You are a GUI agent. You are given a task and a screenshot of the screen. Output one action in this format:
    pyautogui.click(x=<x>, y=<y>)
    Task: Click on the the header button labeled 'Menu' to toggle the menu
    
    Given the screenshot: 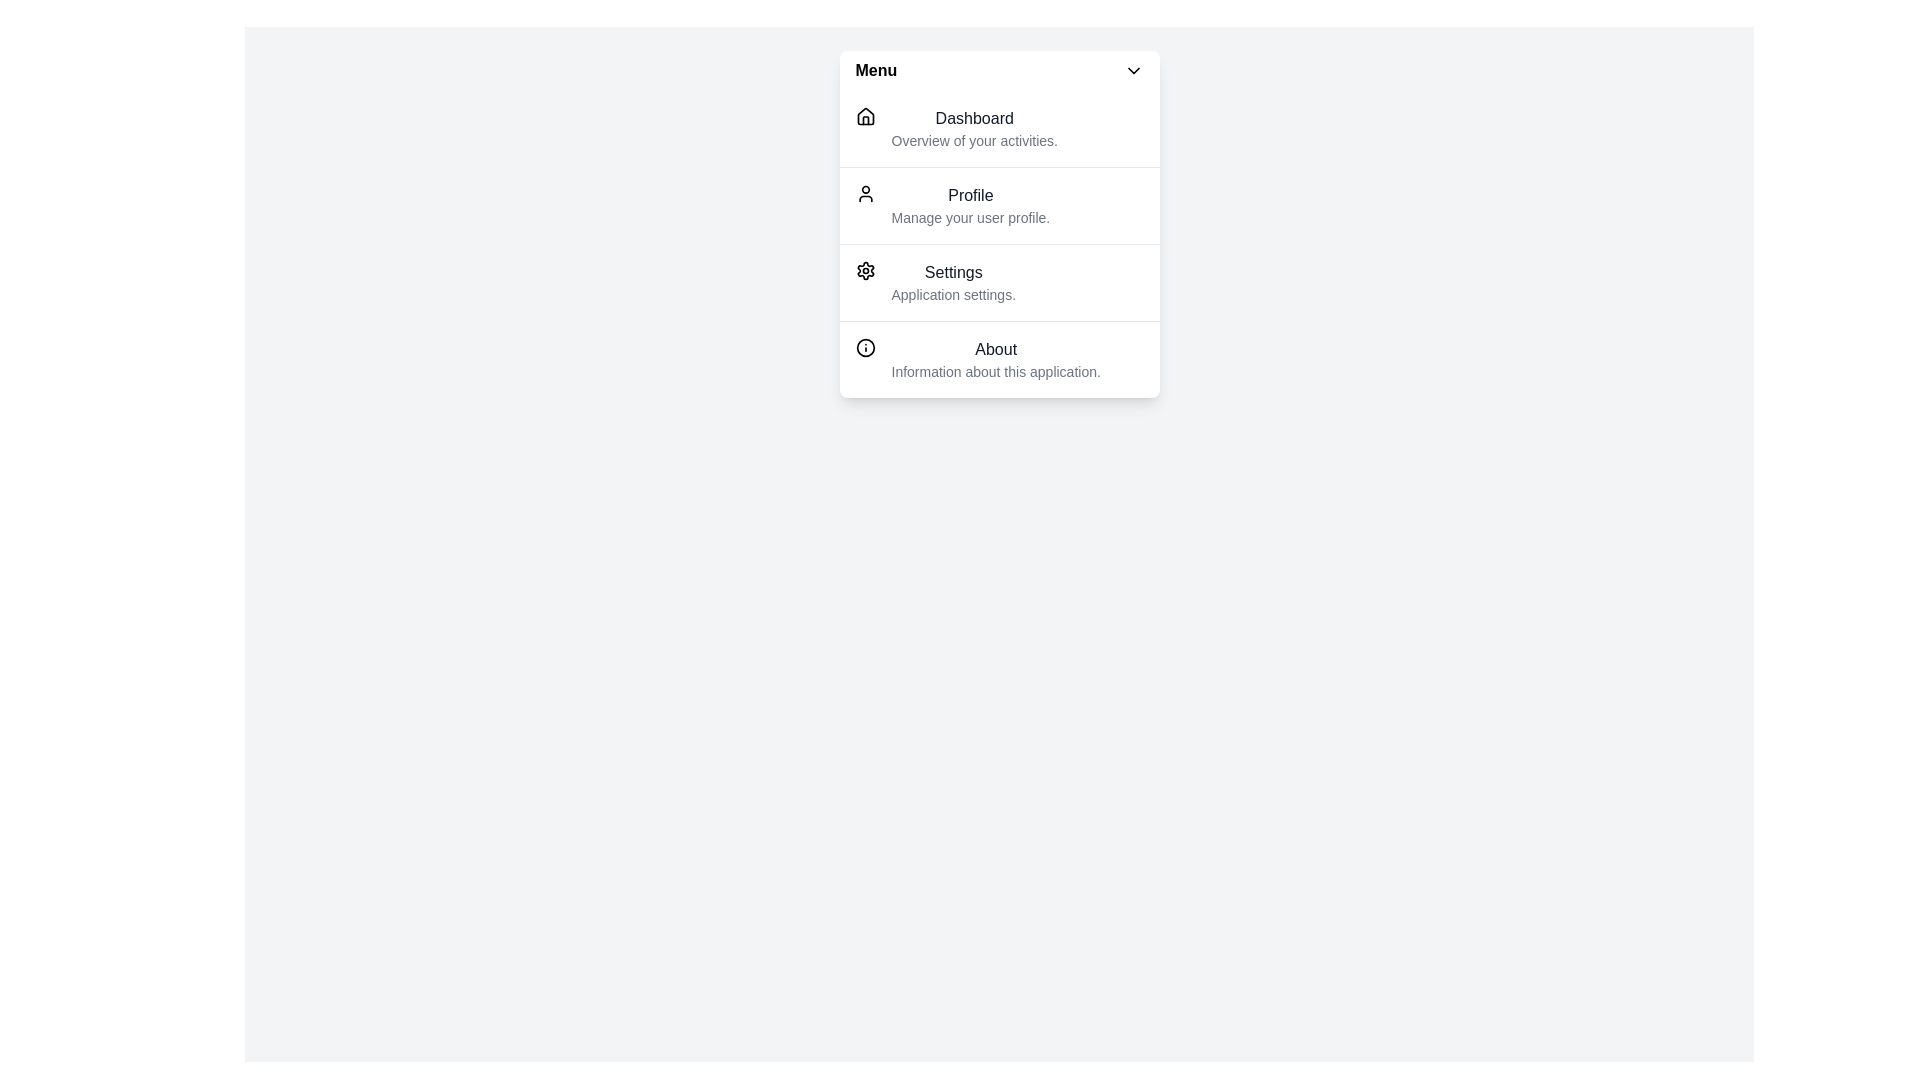 What is the action you would take?
    pyautogui.click(x=999, y=69)
    